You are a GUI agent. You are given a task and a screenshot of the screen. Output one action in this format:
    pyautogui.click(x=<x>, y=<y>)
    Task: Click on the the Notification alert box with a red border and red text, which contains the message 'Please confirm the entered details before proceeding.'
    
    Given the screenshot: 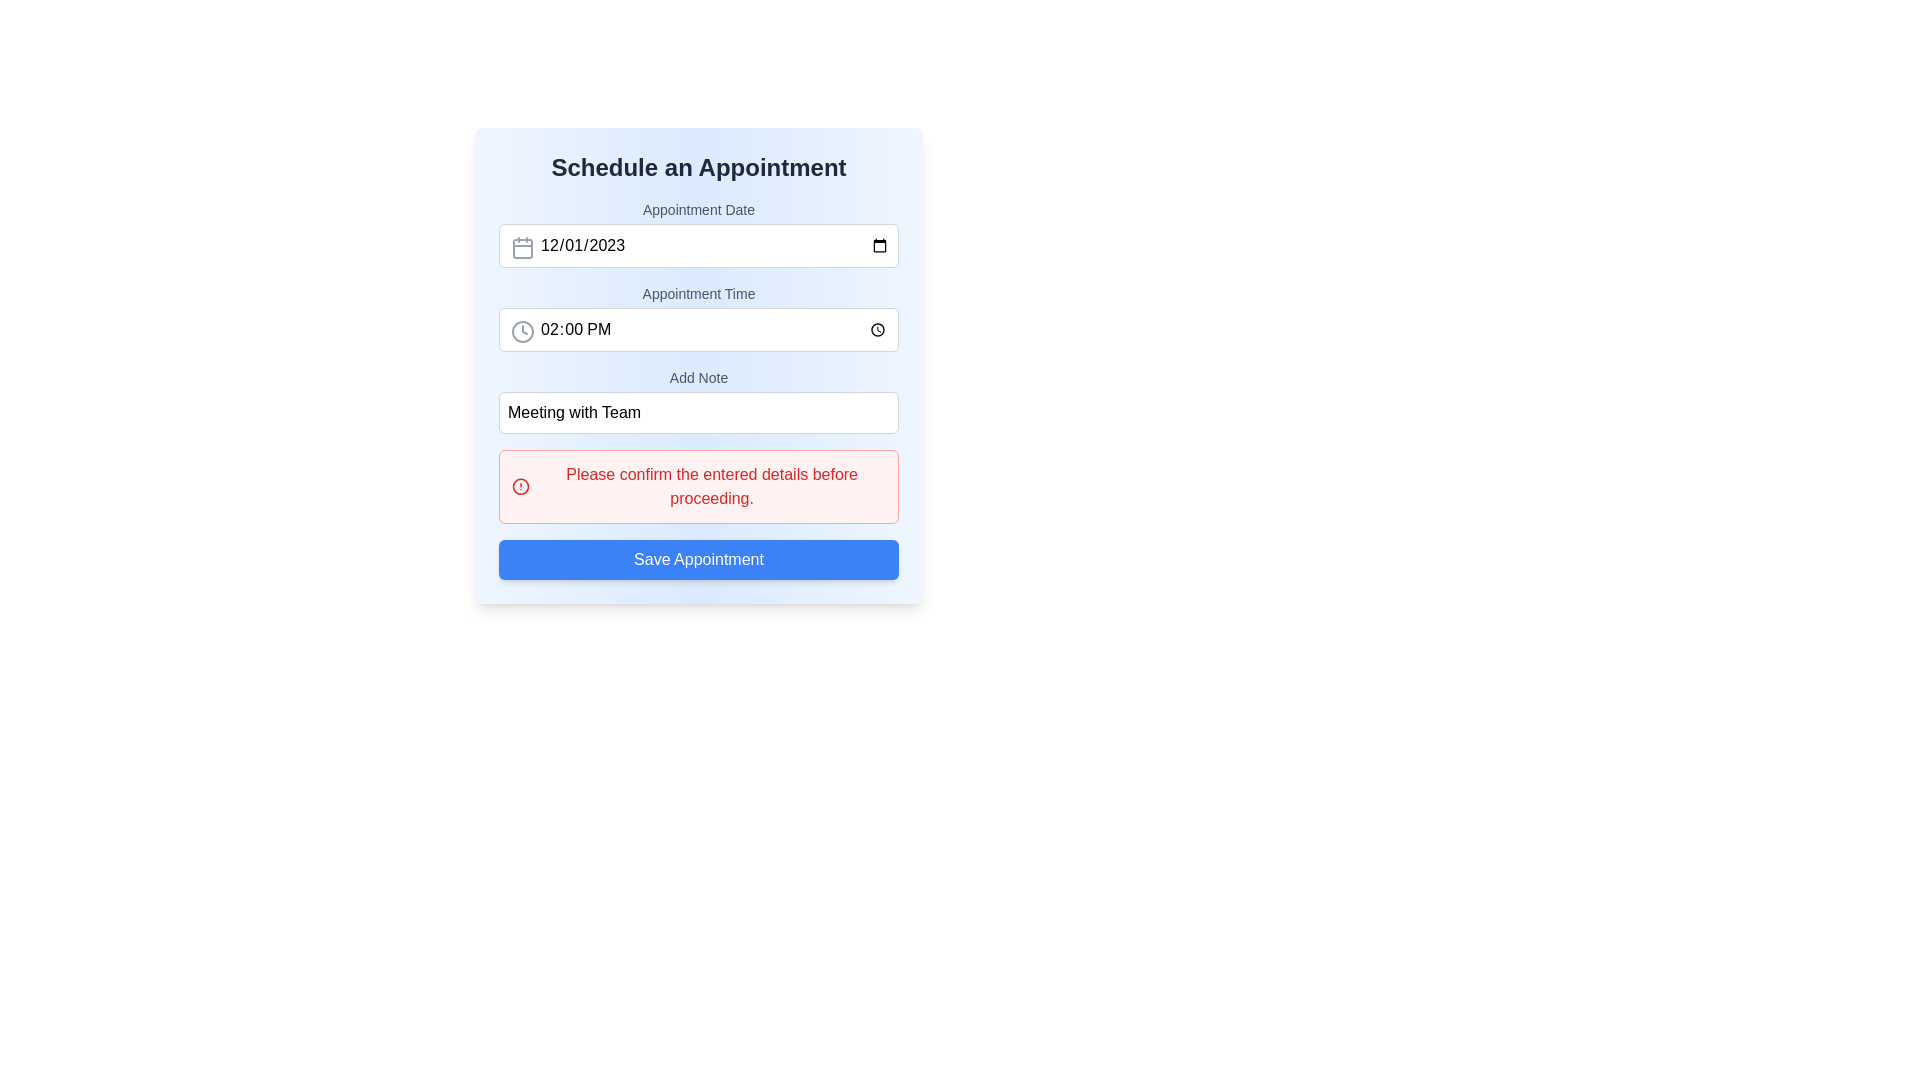 What is the action you would take?
    pyautogui.click(x=699, y=486)
    